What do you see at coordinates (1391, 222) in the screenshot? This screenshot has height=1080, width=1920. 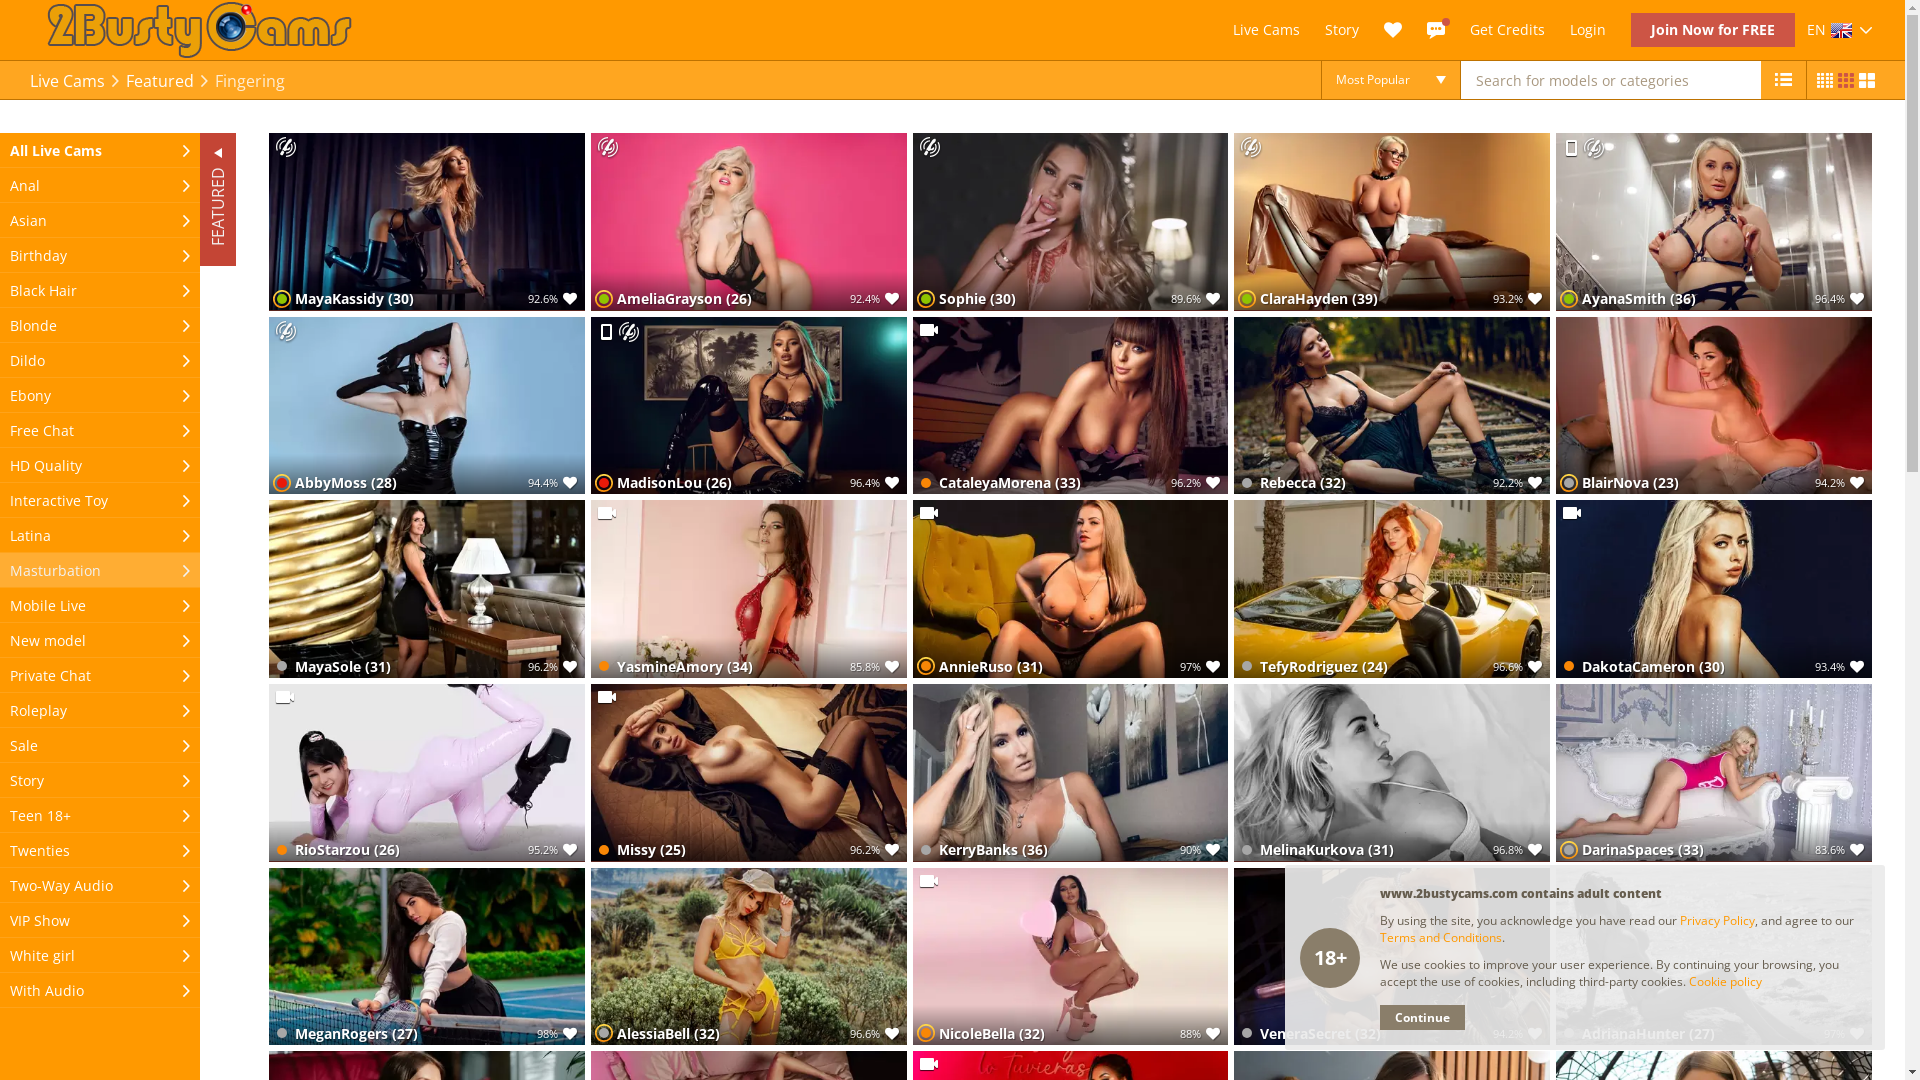 I see `'ClaraHayden (39)` at bounding box center [1391, 222].